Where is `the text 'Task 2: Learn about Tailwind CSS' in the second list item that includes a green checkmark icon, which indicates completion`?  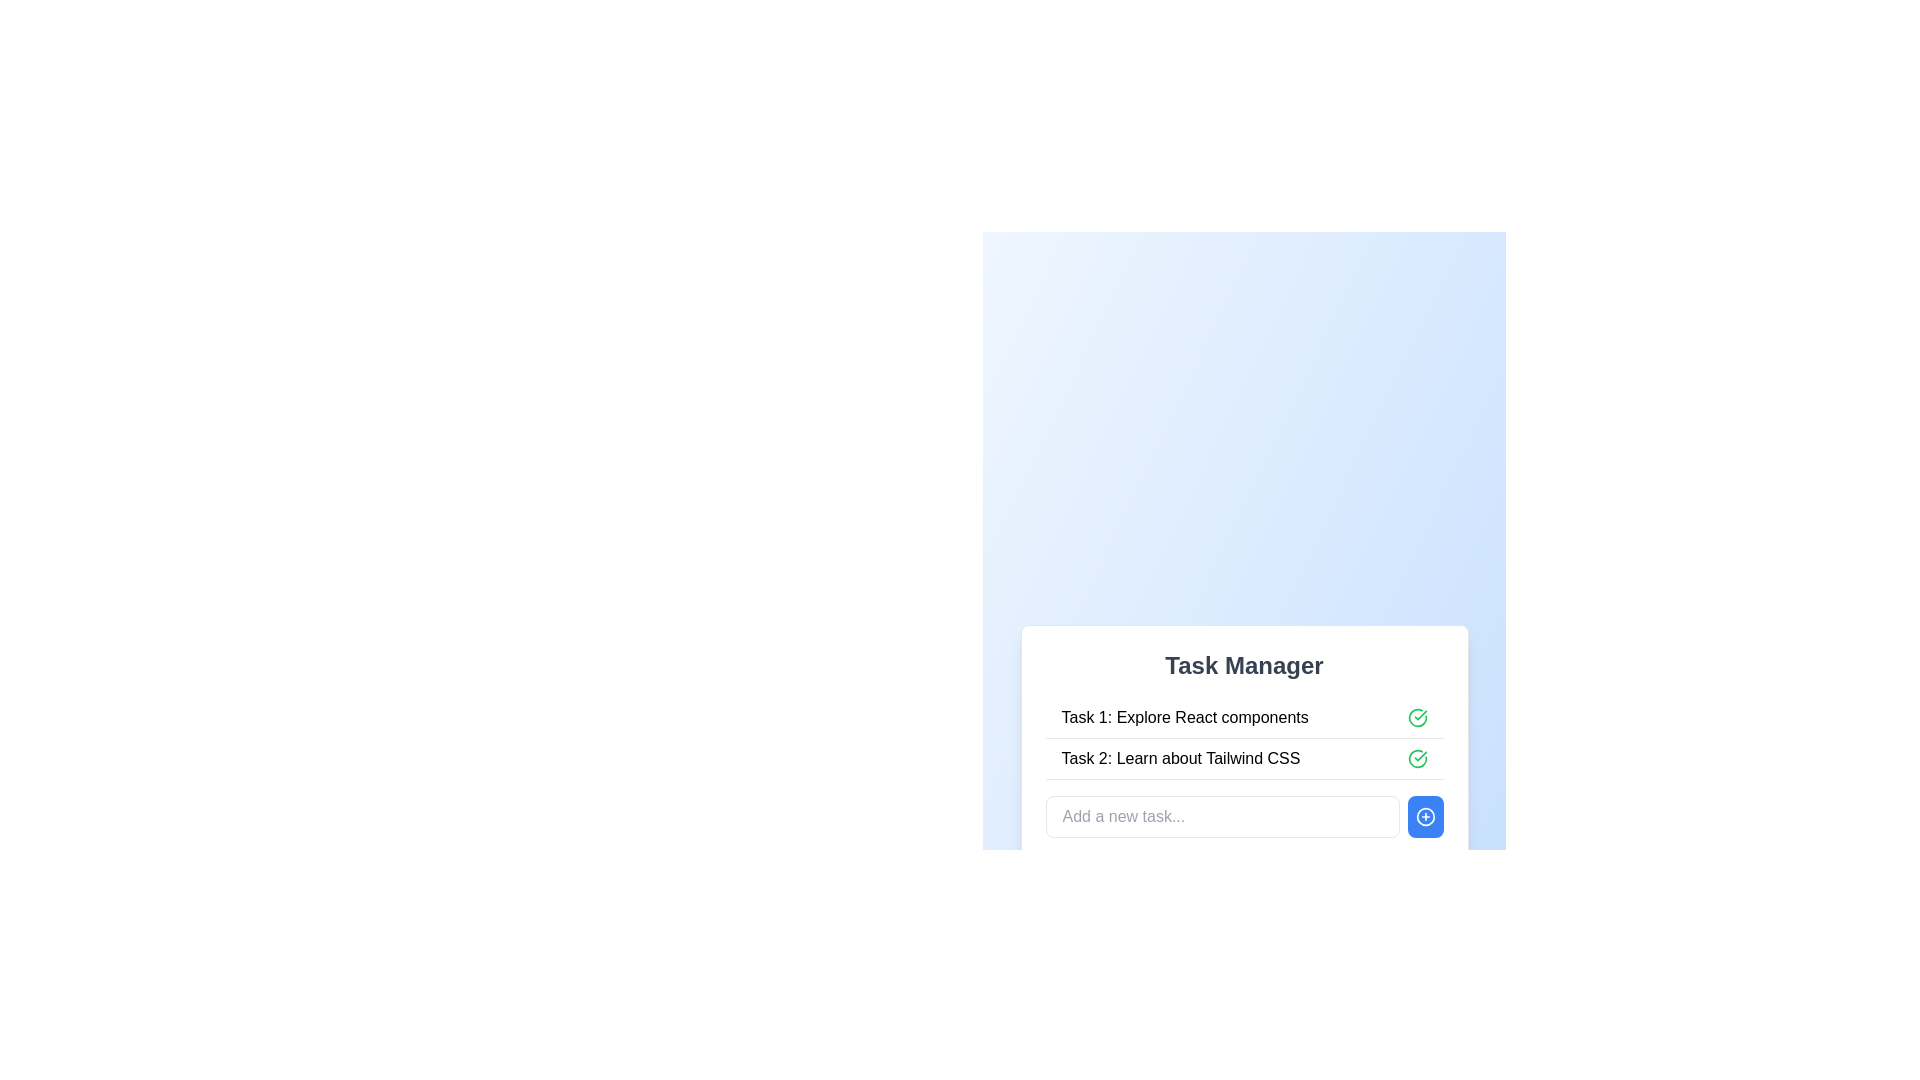
the text 'Task 2: Learn about Tailwind CSS' in the second list item that includes a green checkmark icon, which indicates completion is located at coordinates (1243, 759).